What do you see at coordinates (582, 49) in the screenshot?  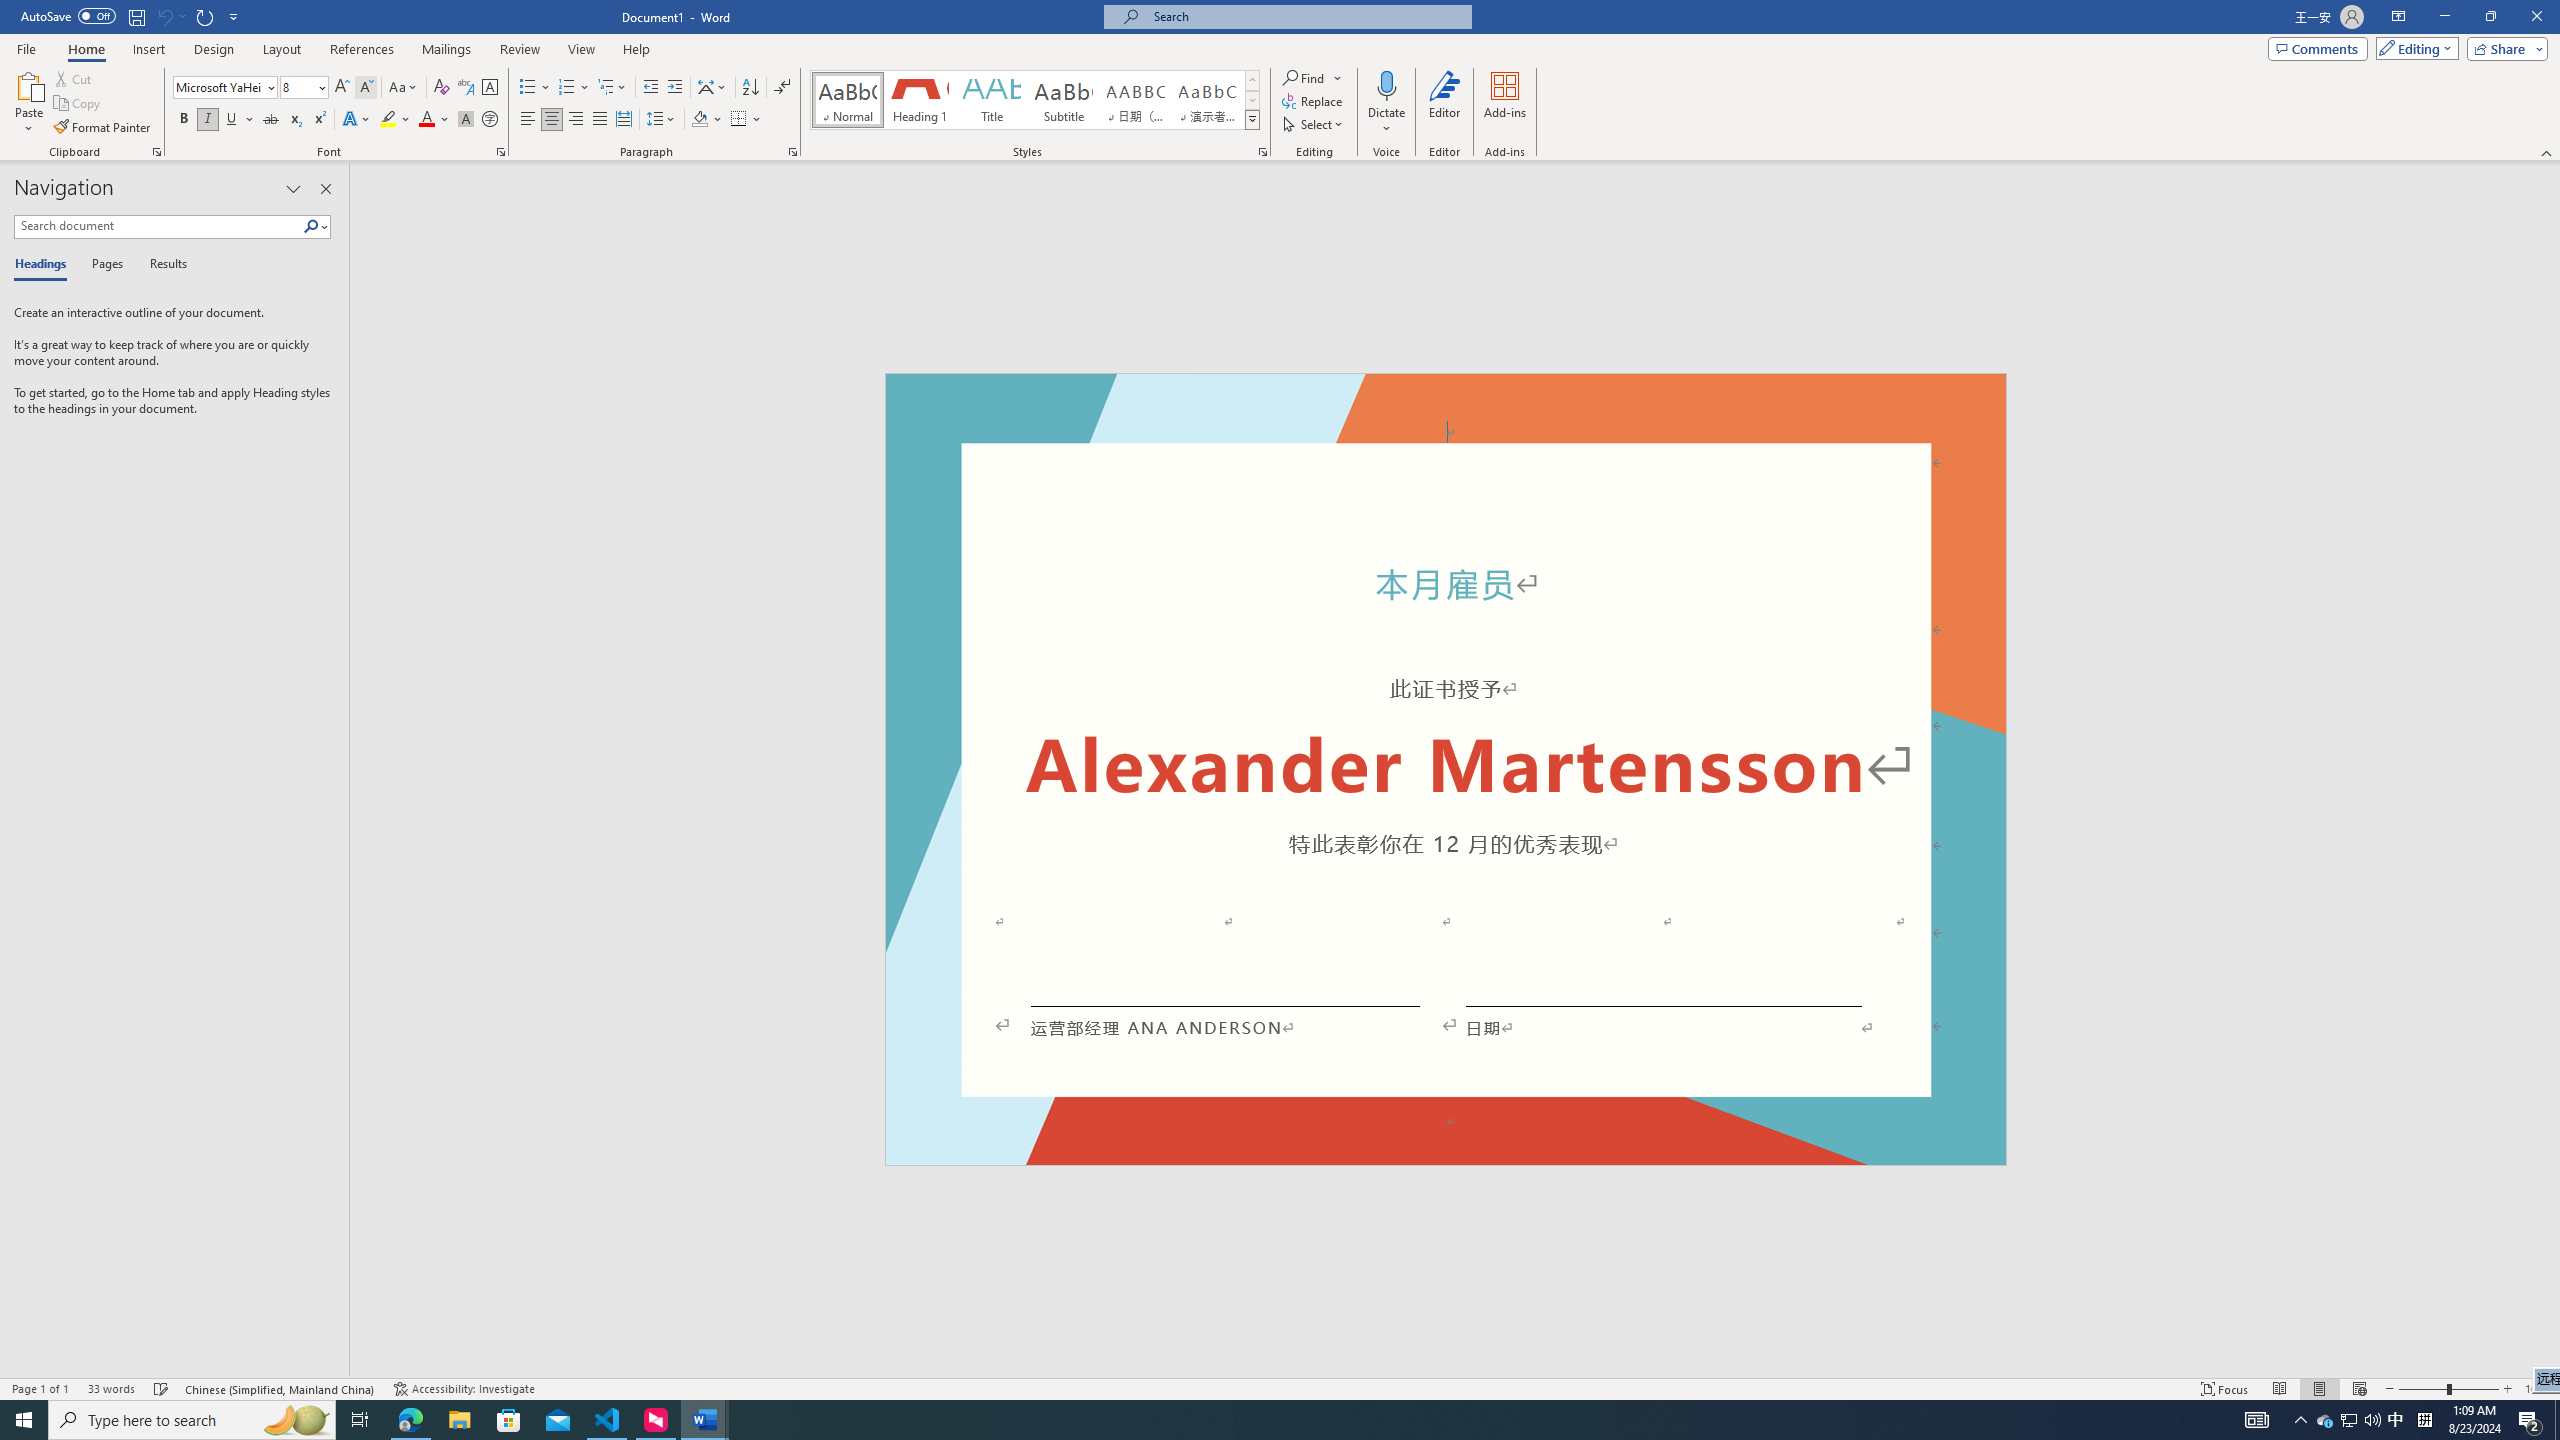 I see `'View'` at bounding box center [582, 49].